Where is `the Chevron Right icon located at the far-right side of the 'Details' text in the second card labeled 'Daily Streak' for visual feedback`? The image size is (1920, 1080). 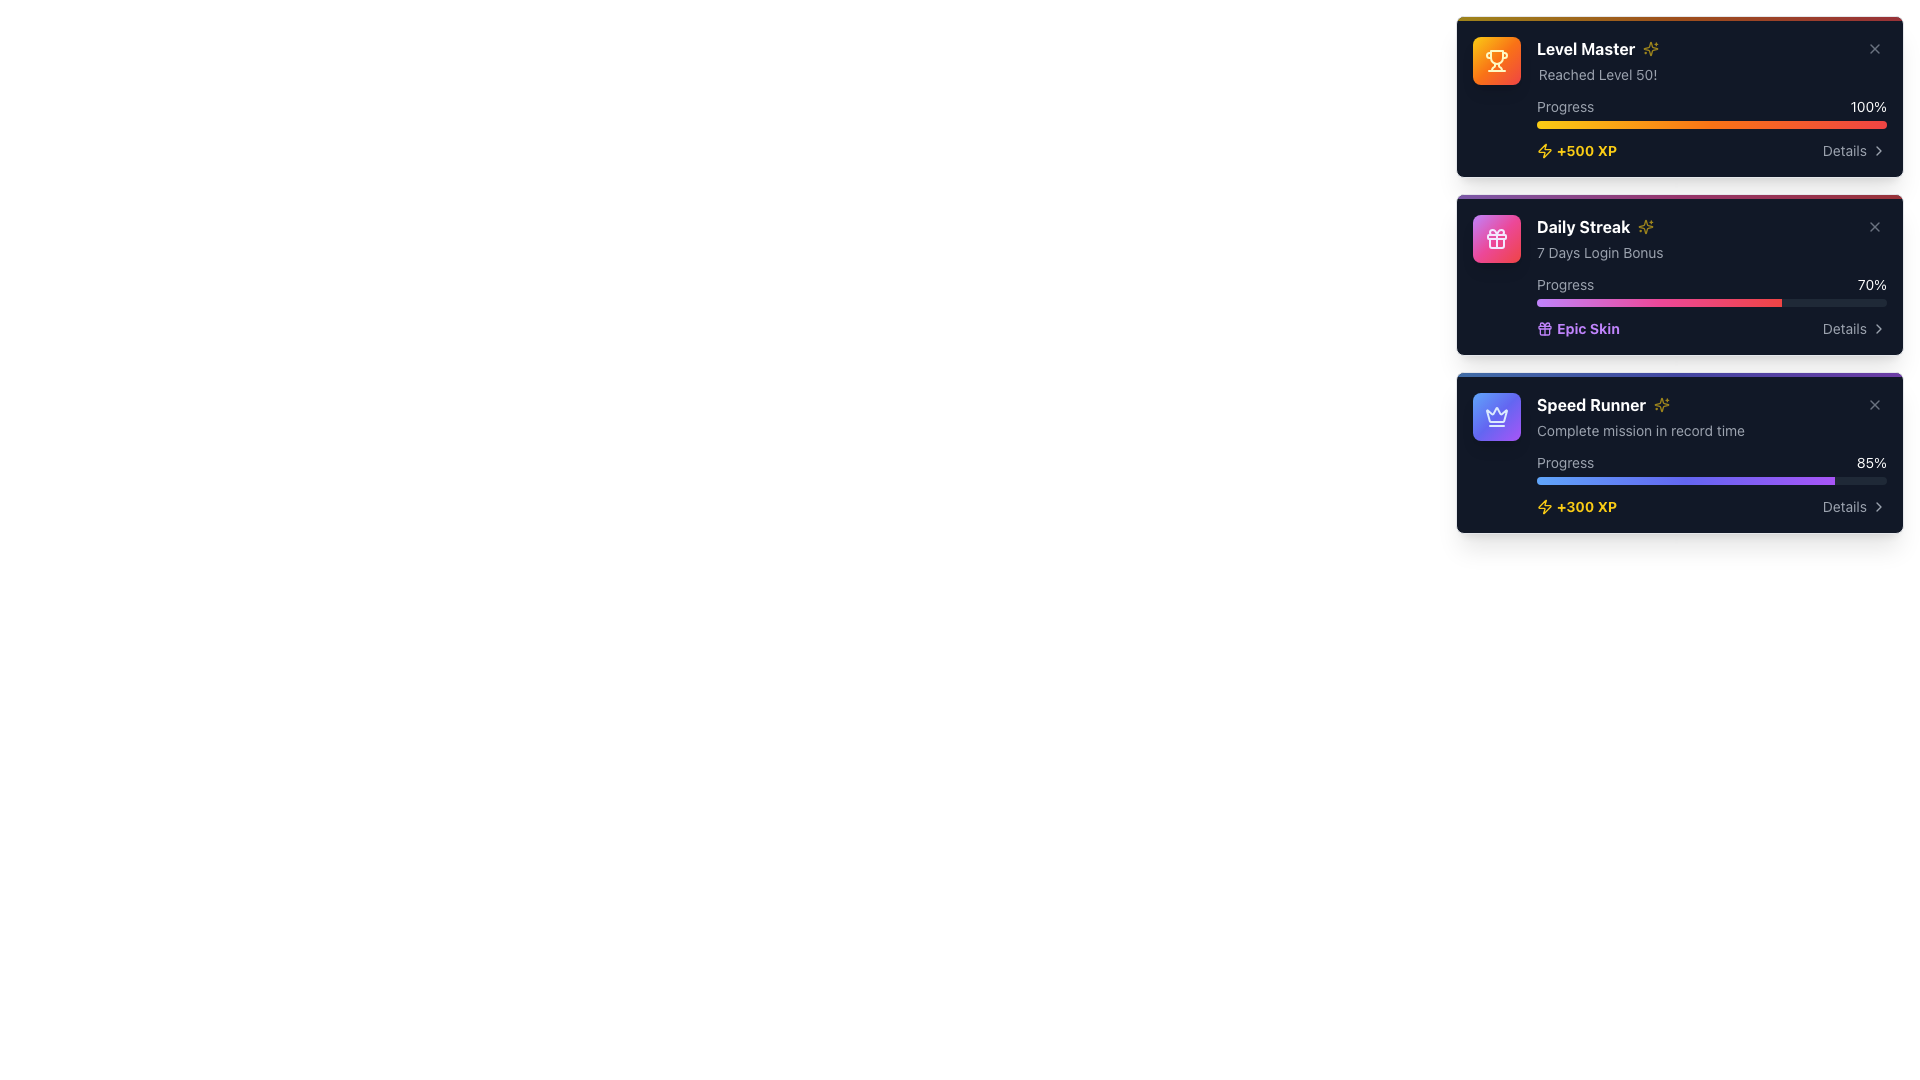
the Chevron Right icon located at the far-right side of the 'Details' text in the second card labeled 'Daily Streak' for visual feedback is located at coordinates (1877, 327).